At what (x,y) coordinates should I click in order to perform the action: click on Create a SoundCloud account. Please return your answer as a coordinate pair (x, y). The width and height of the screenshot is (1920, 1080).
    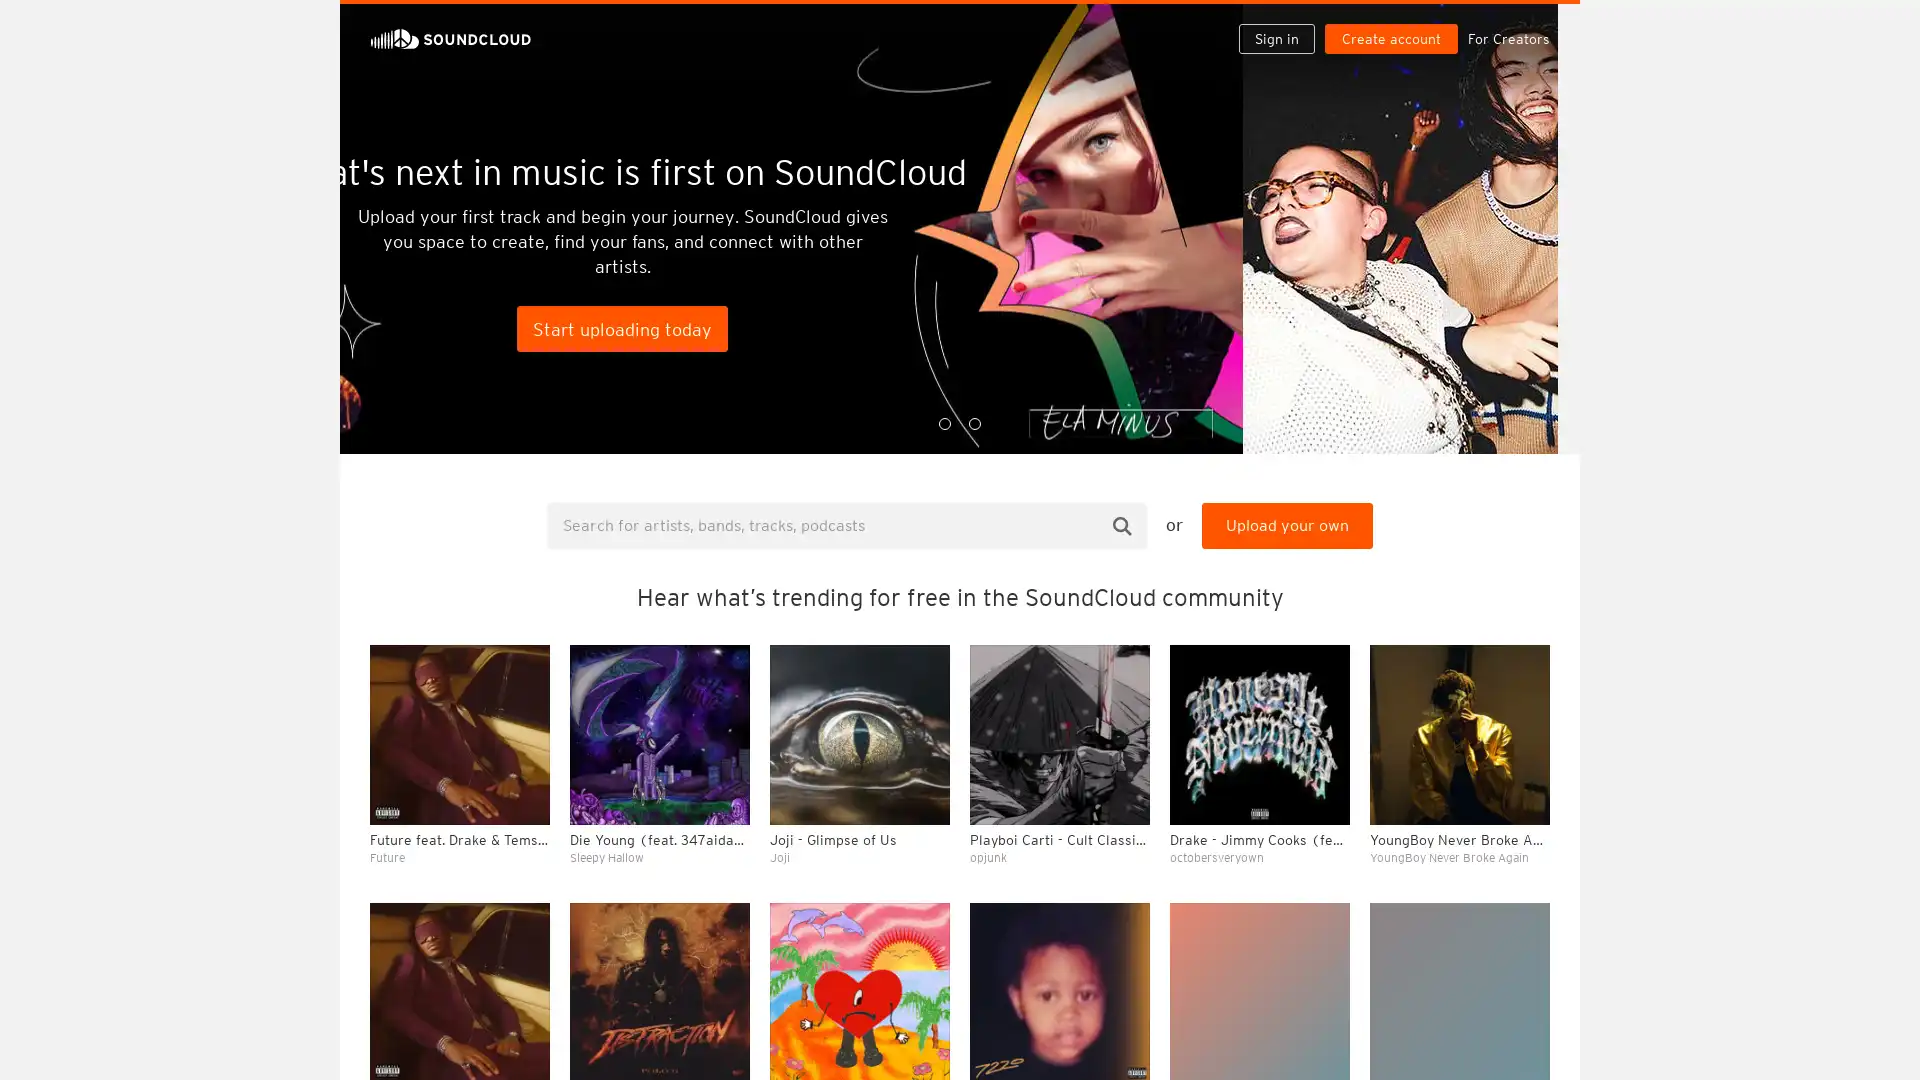
    Looking at the image, I should click on (1395, 22).